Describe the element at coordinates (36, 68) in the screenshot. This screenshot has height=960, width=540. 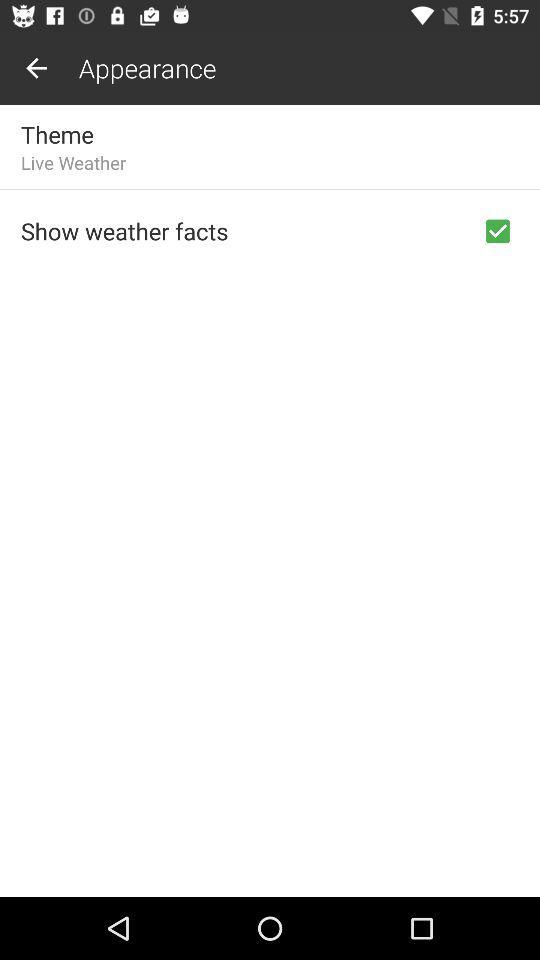
I see `icon to the left of appearance app` at that location.